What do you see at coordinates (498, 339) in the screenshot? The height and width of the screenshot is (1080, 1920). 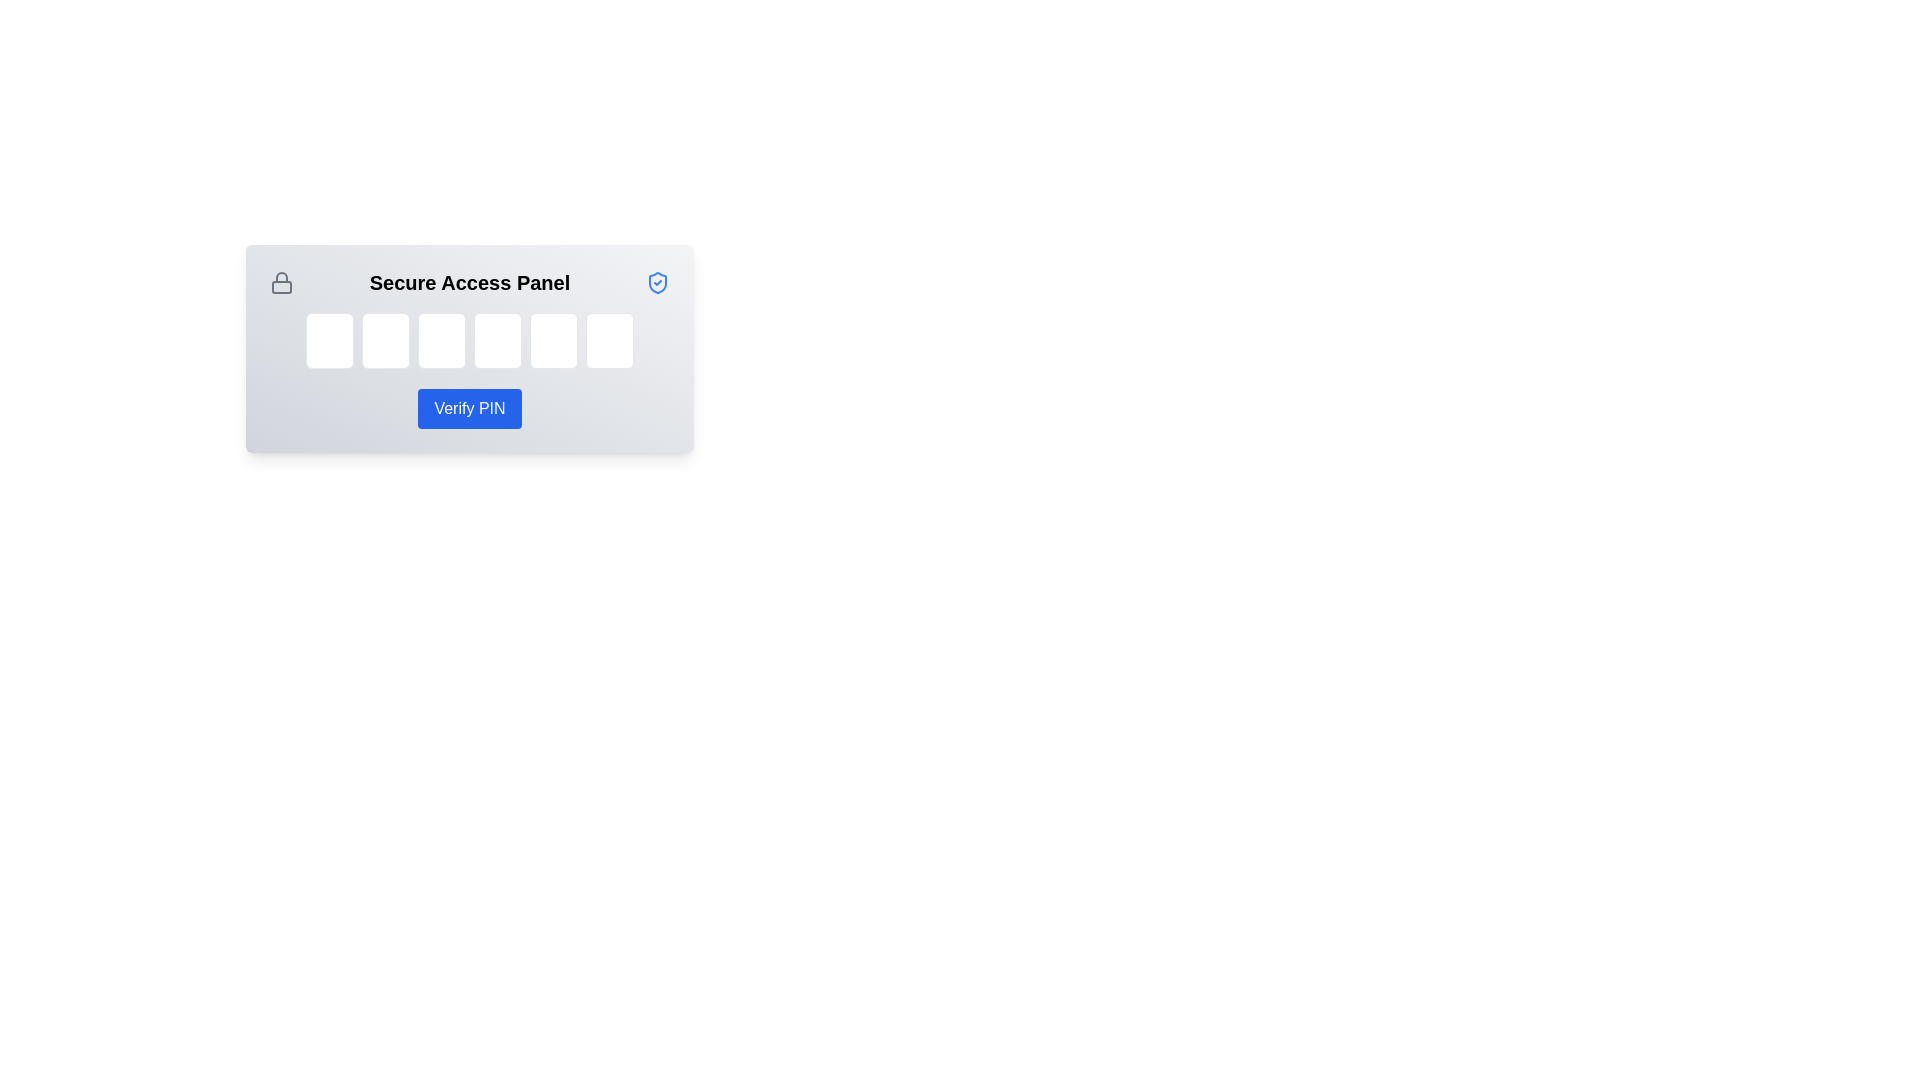 I see `the fourth password input box in the Secure Access Panel to focus the input field` at bounding box center [498, 339].